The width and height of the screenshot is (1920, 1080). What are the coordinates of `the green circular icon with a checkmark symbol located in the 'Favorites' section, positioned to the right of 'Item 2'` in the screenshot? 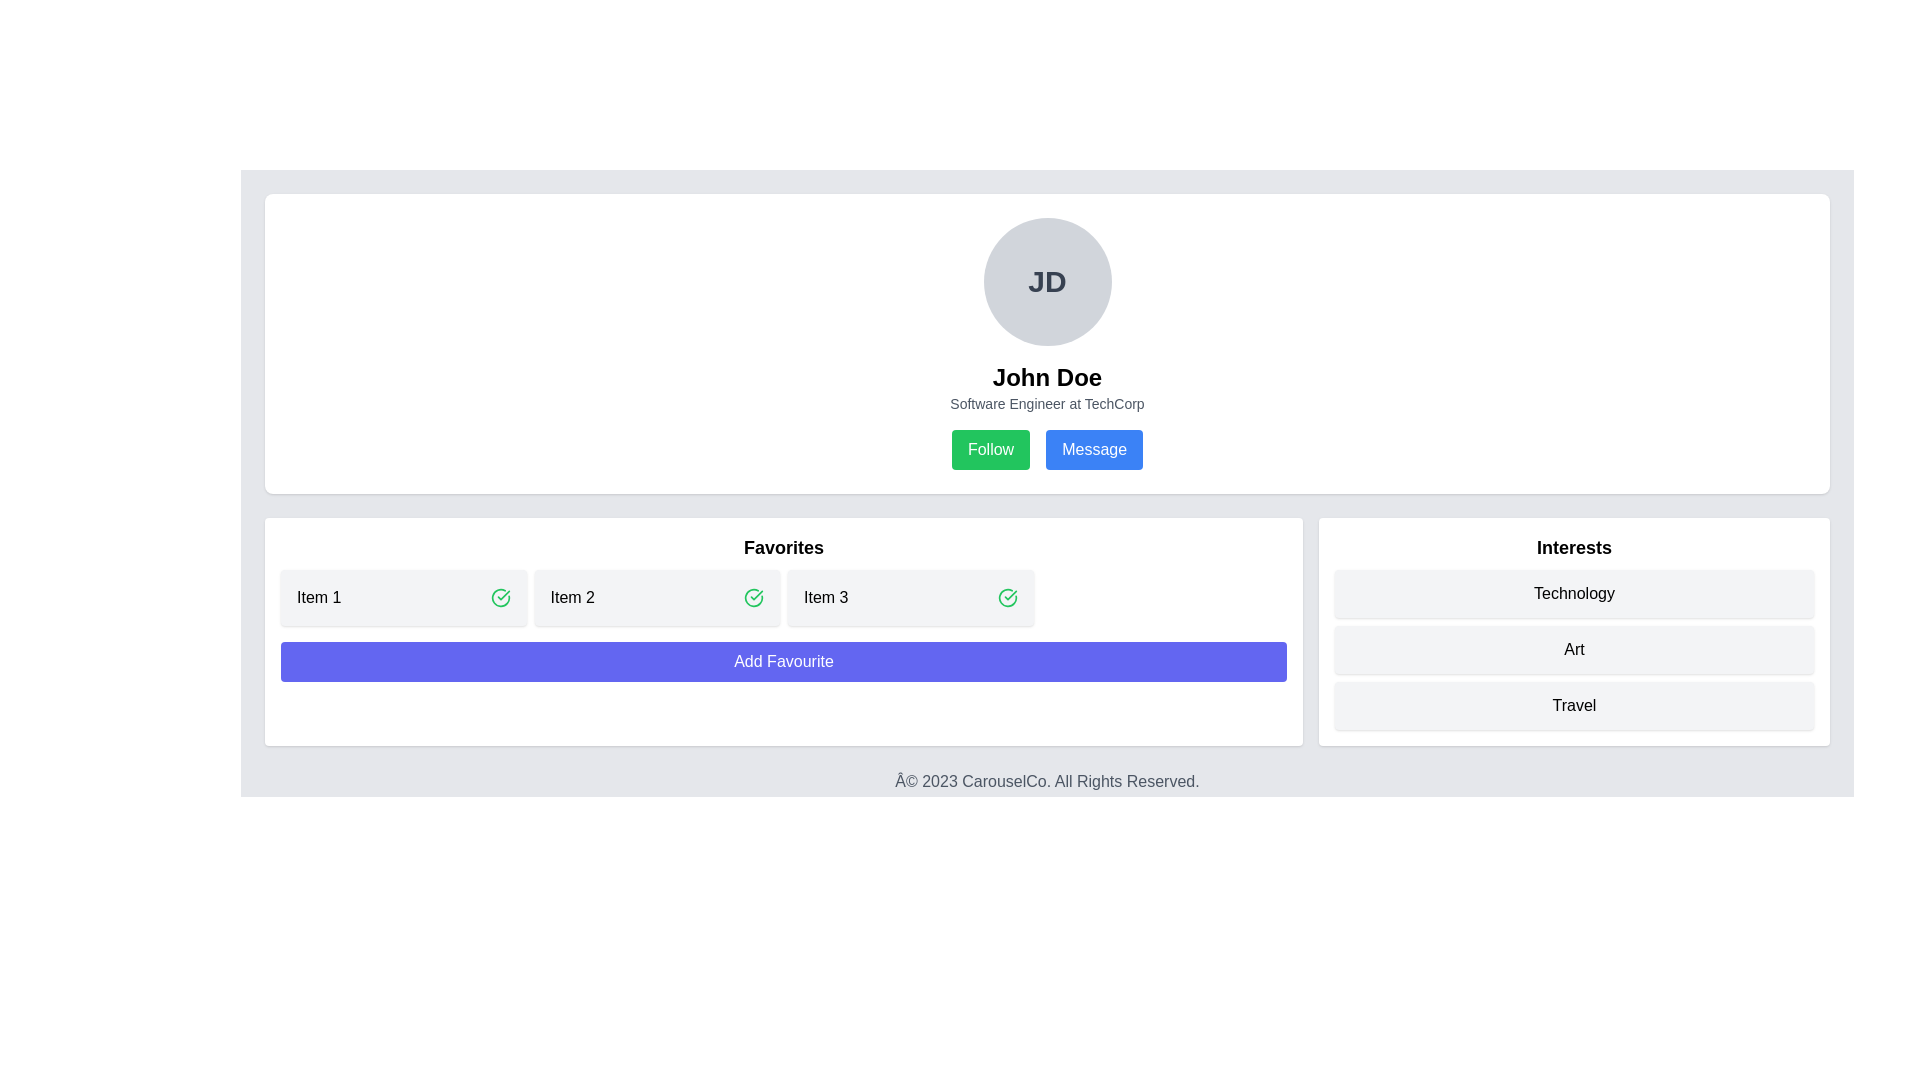 It's located at (1007, 596).